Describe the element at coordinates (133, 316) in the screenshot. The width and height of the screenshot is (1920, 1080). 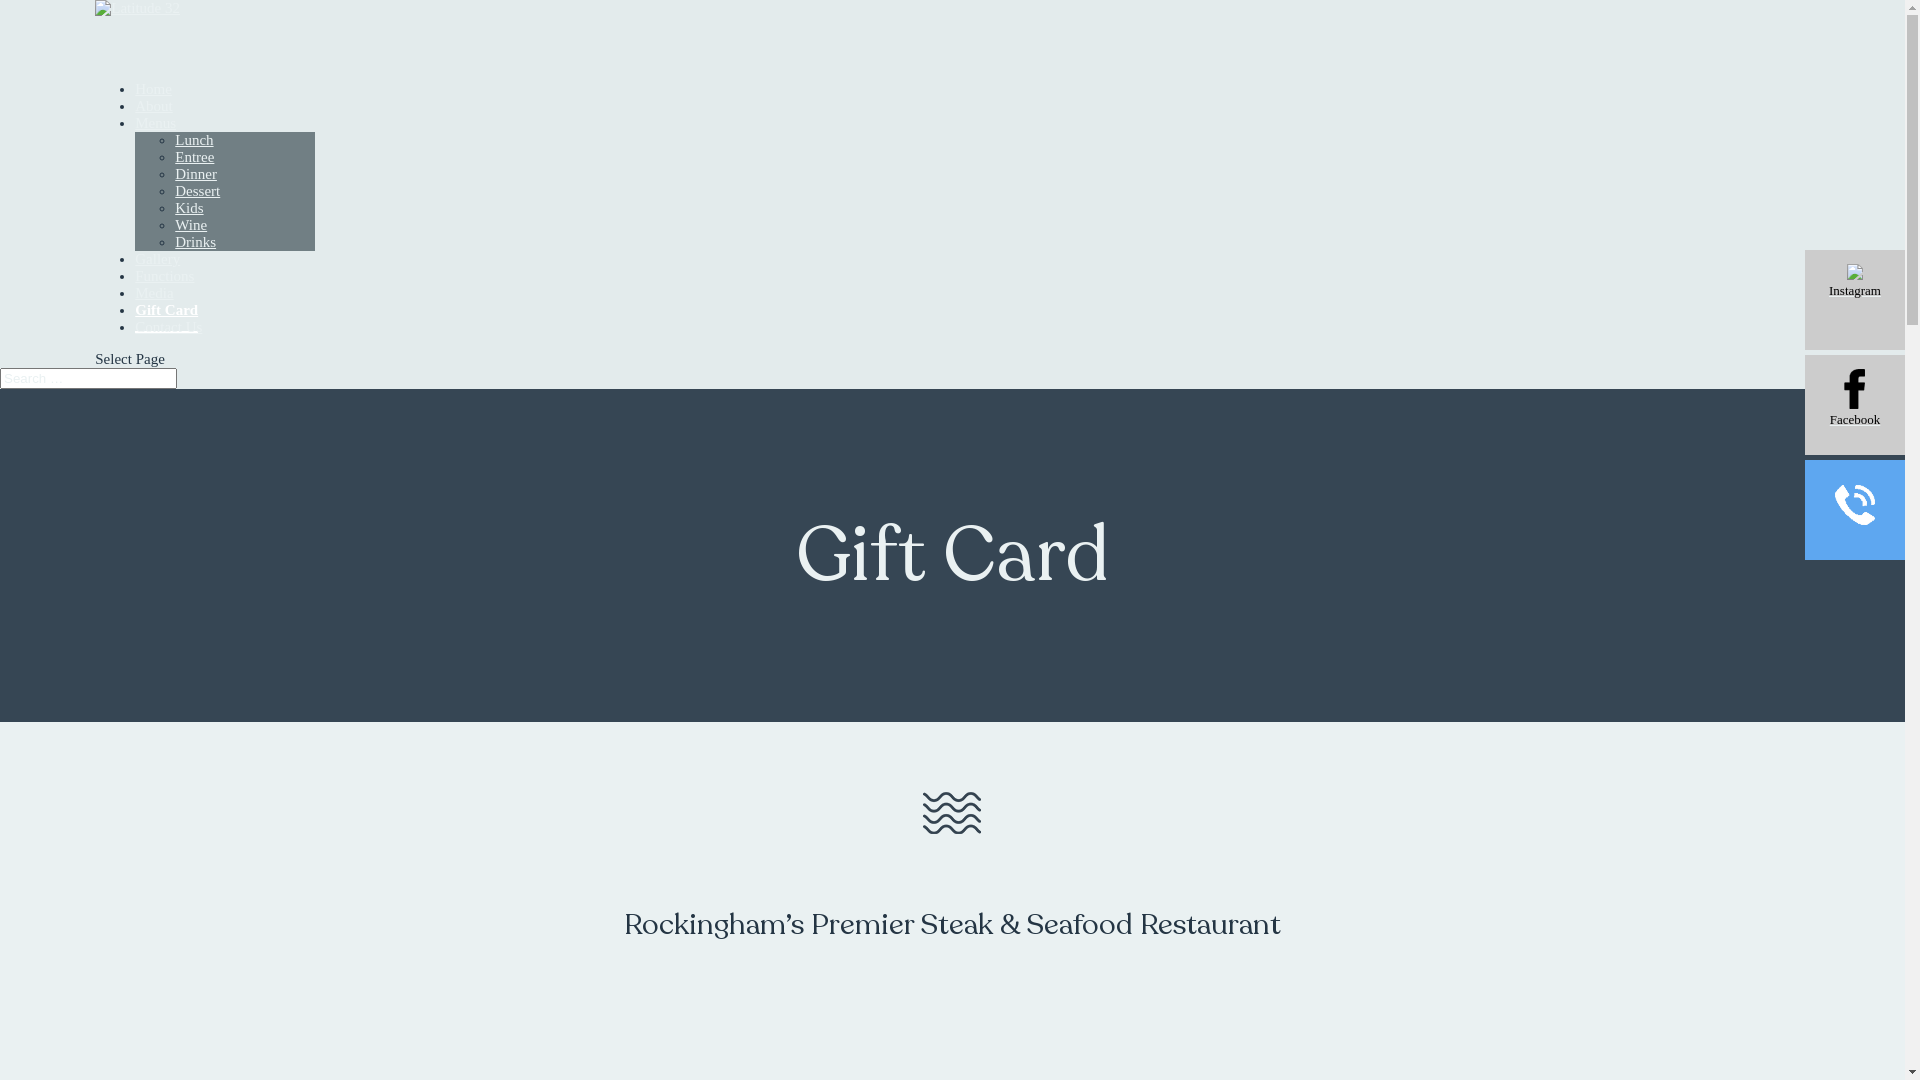
I see `'Media'` at that location.